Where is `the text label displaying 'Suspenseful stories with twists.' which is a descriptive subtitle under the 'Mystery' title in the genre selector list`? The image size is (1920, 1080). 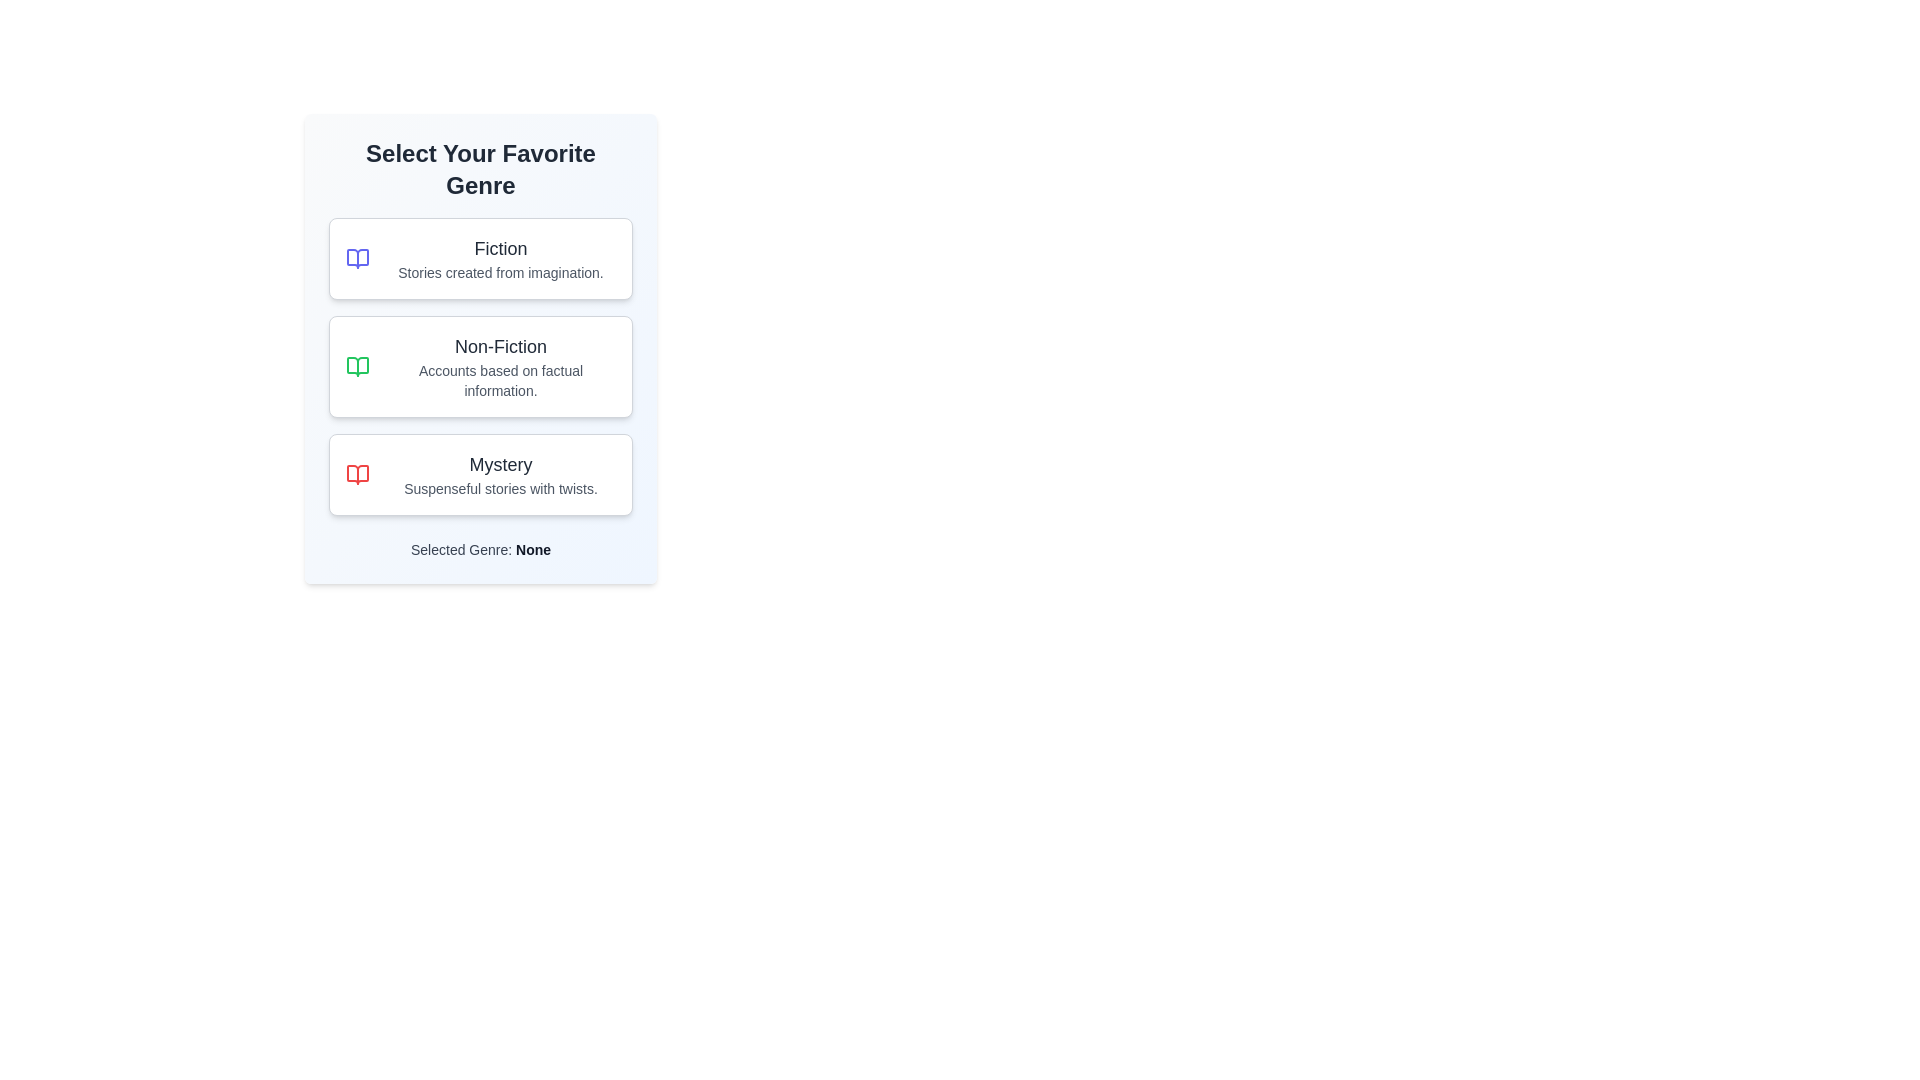 the text label displaying 'Suspenseful stories with twists.' which is a descriptive subtitle under the 'Mystery' title in the genre selector list is located at coordinates (500, 489).